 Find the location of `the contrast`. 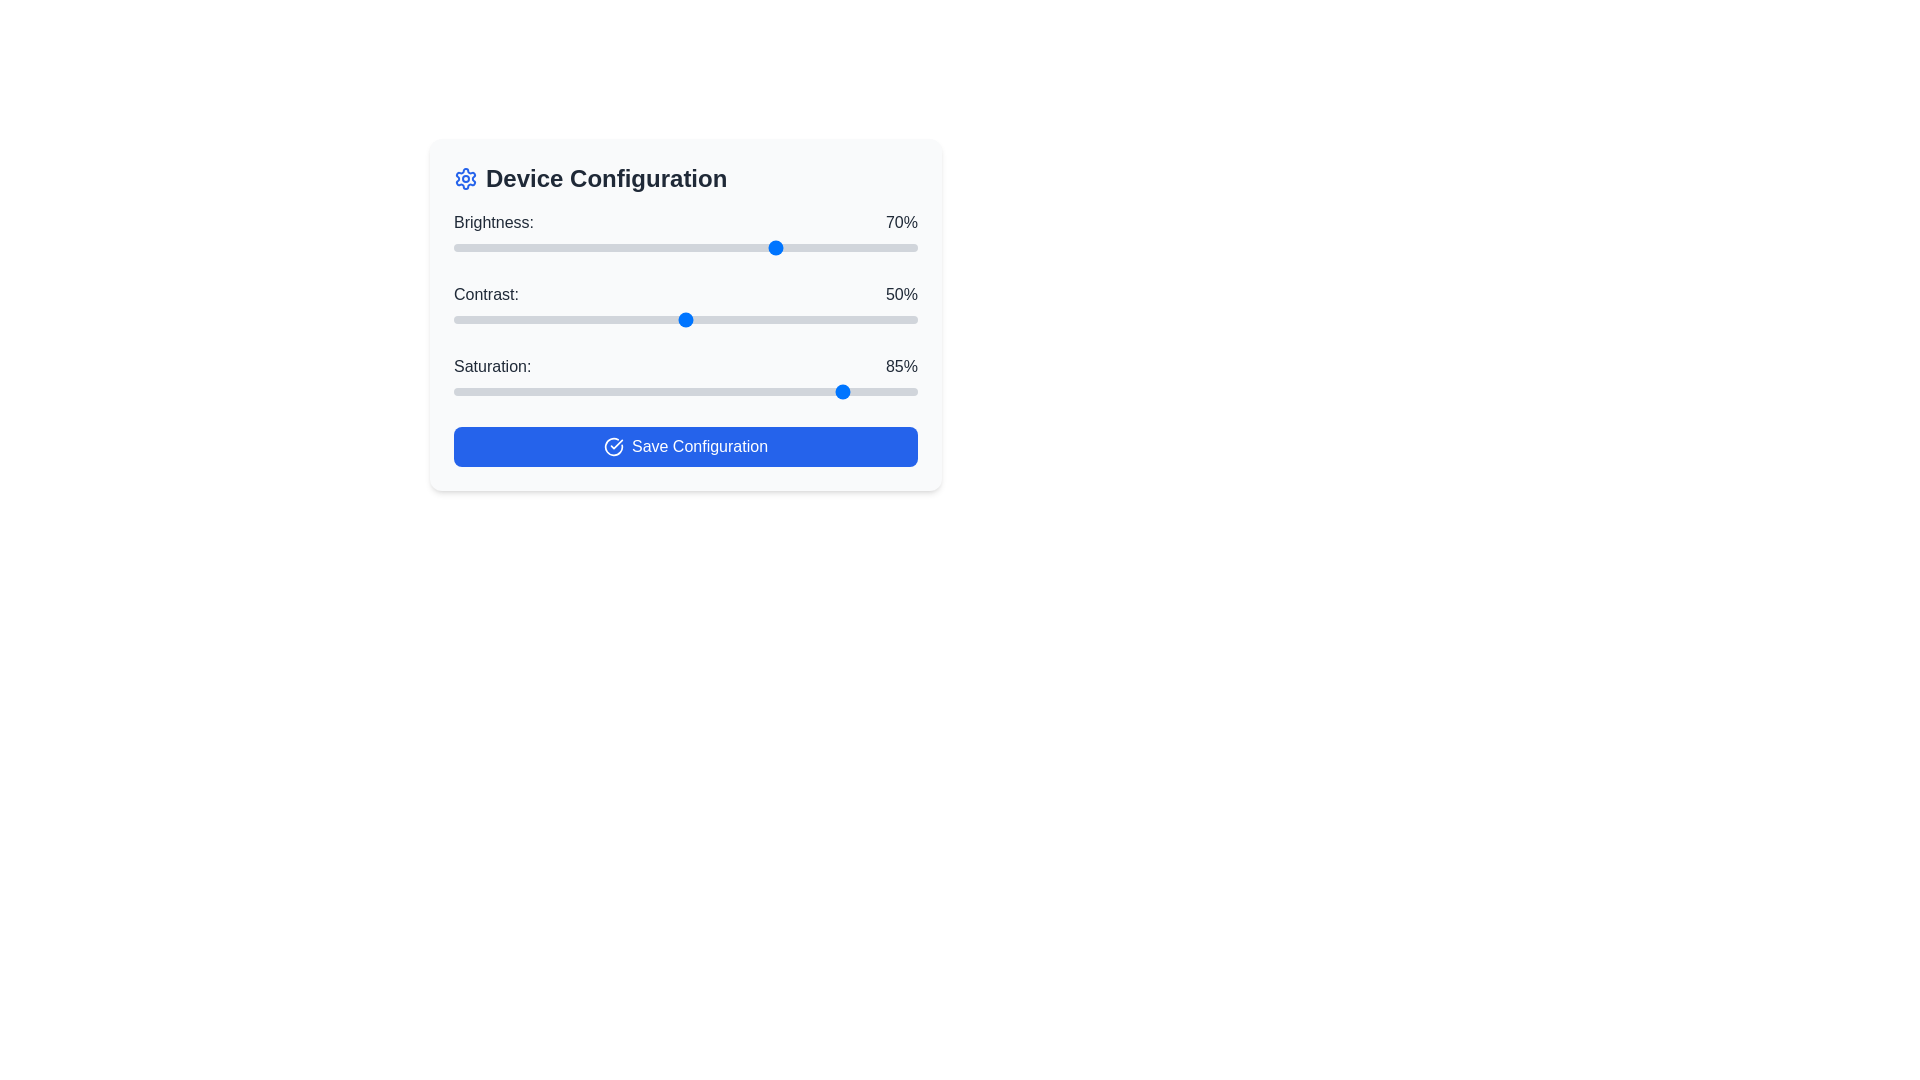

the contrast is located at coordinates (592, 319).